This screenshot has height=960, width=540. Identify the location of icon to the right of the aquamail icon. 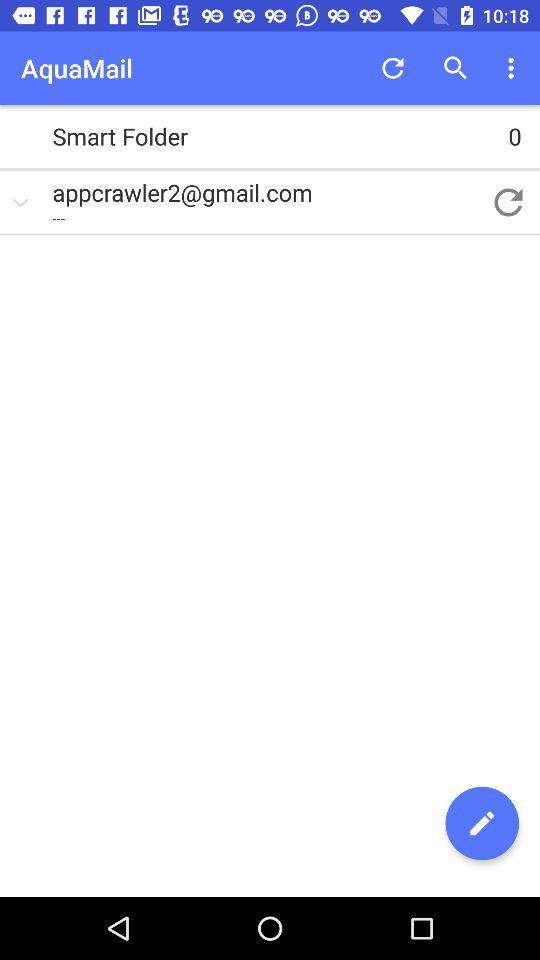
(393, 68).